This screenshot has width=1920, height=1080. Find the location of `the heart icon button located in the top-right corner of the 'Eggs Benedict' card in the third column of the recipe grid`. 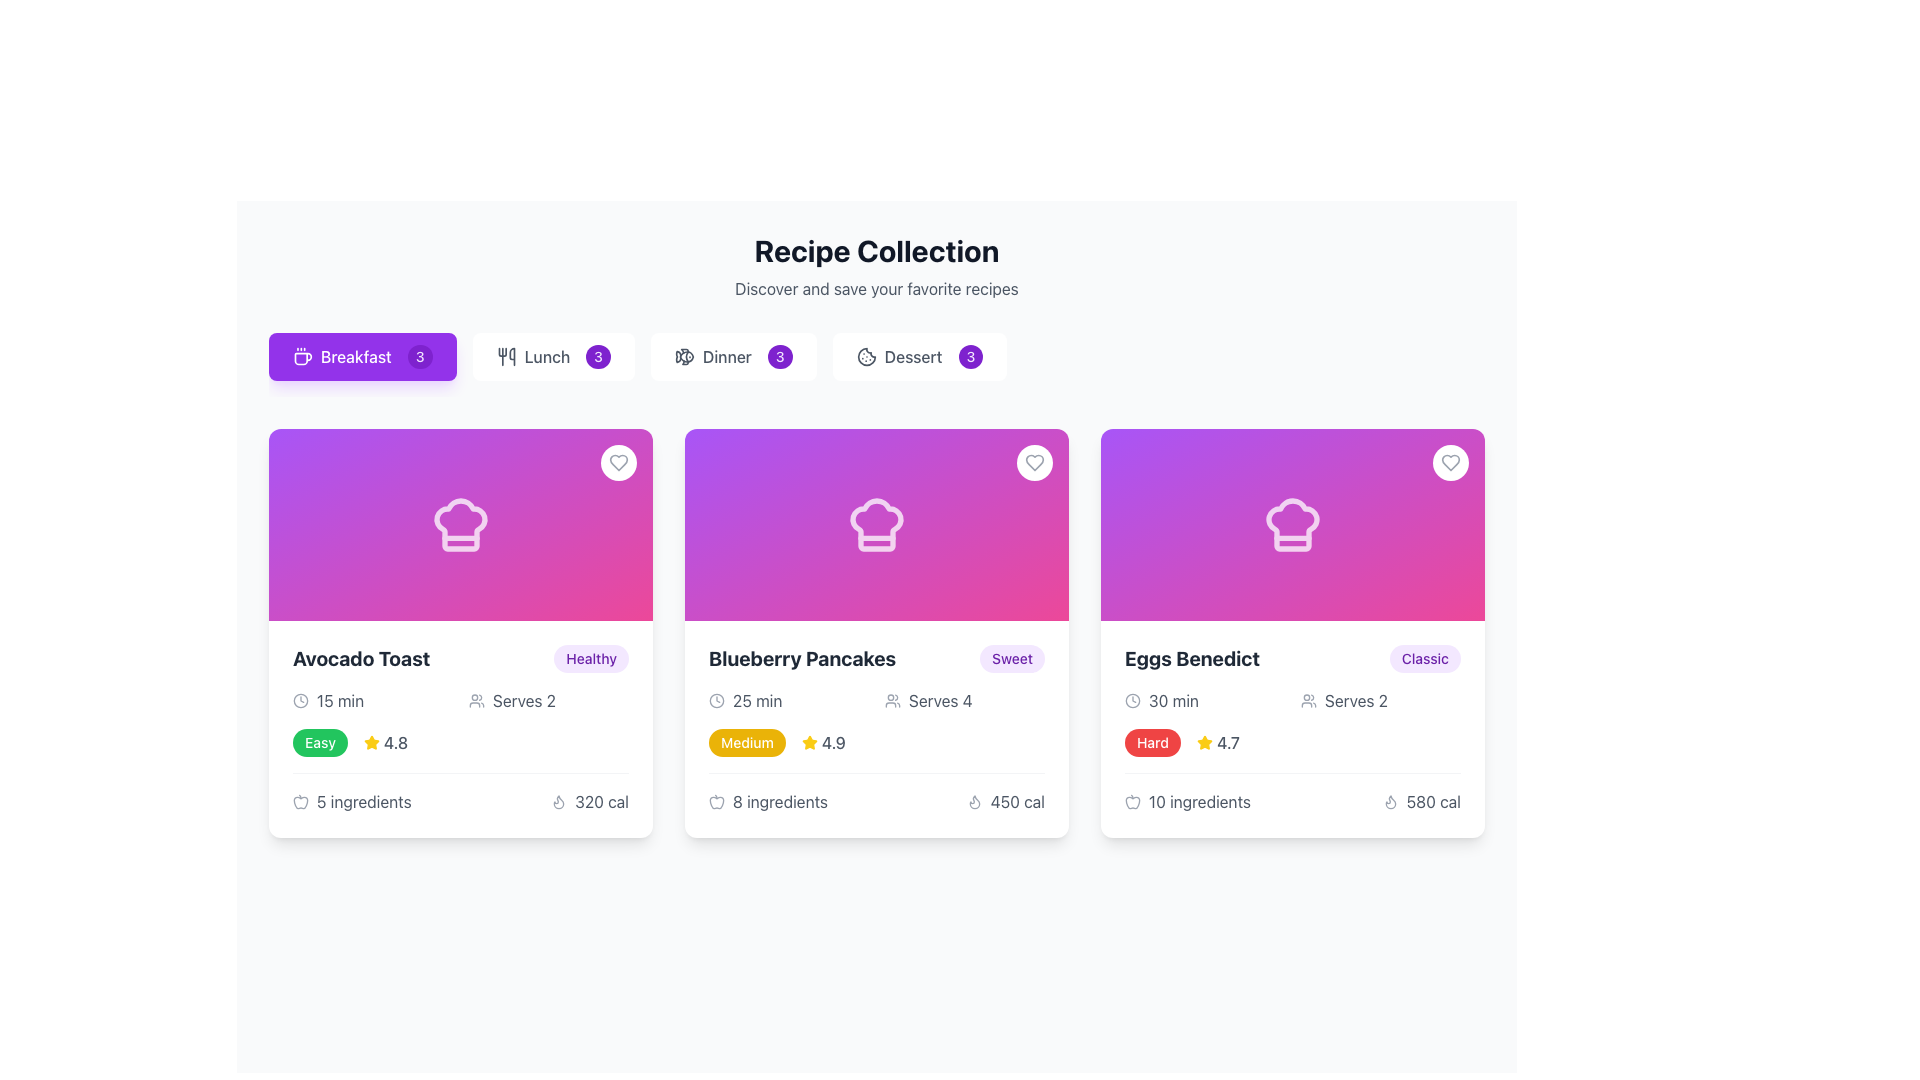

the heart icon button located in the top-right corner of the 'Eggs Benedict' card in the third column of the recipe grid is located at coordinates (1450, 462).